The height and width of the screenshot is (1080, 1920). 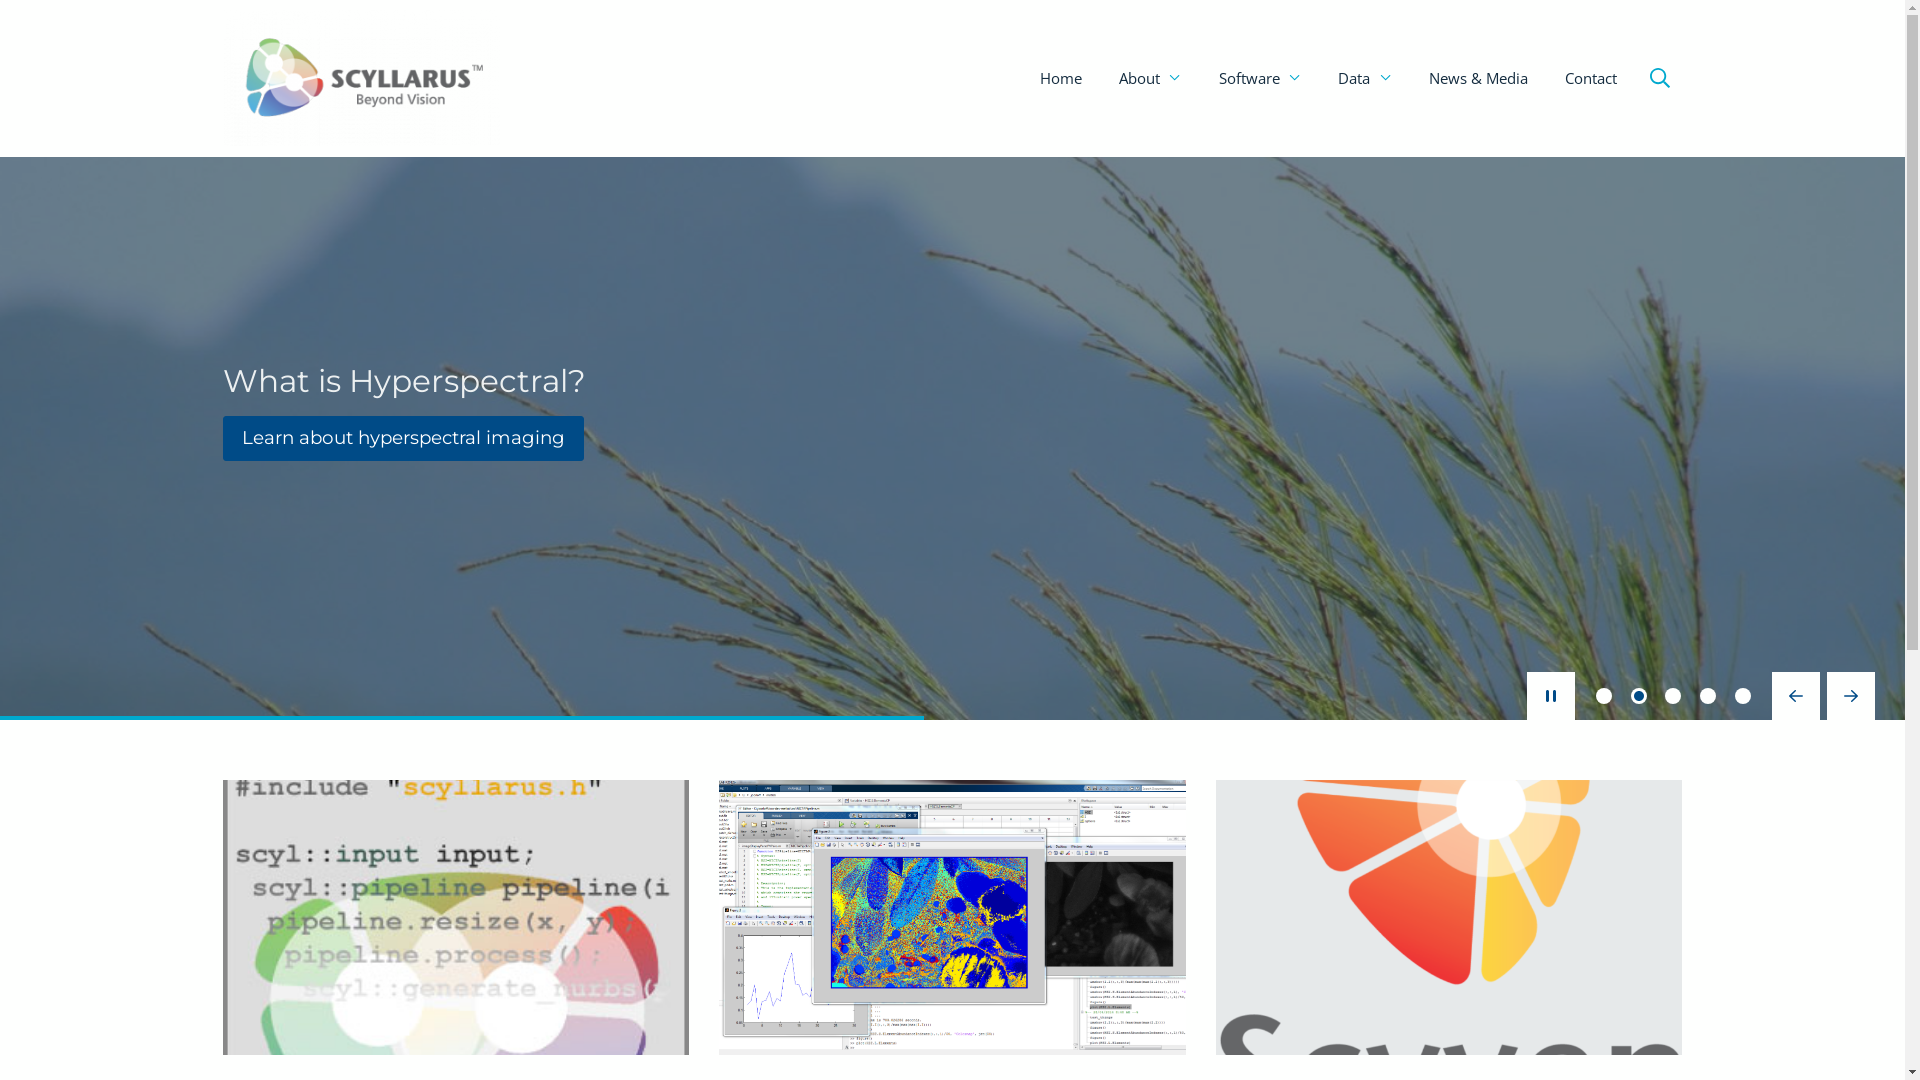 What do you see at coordinates (1478, 77) in the screenshot?
I see `'News & Media'` at bounding box center [1478, 77].